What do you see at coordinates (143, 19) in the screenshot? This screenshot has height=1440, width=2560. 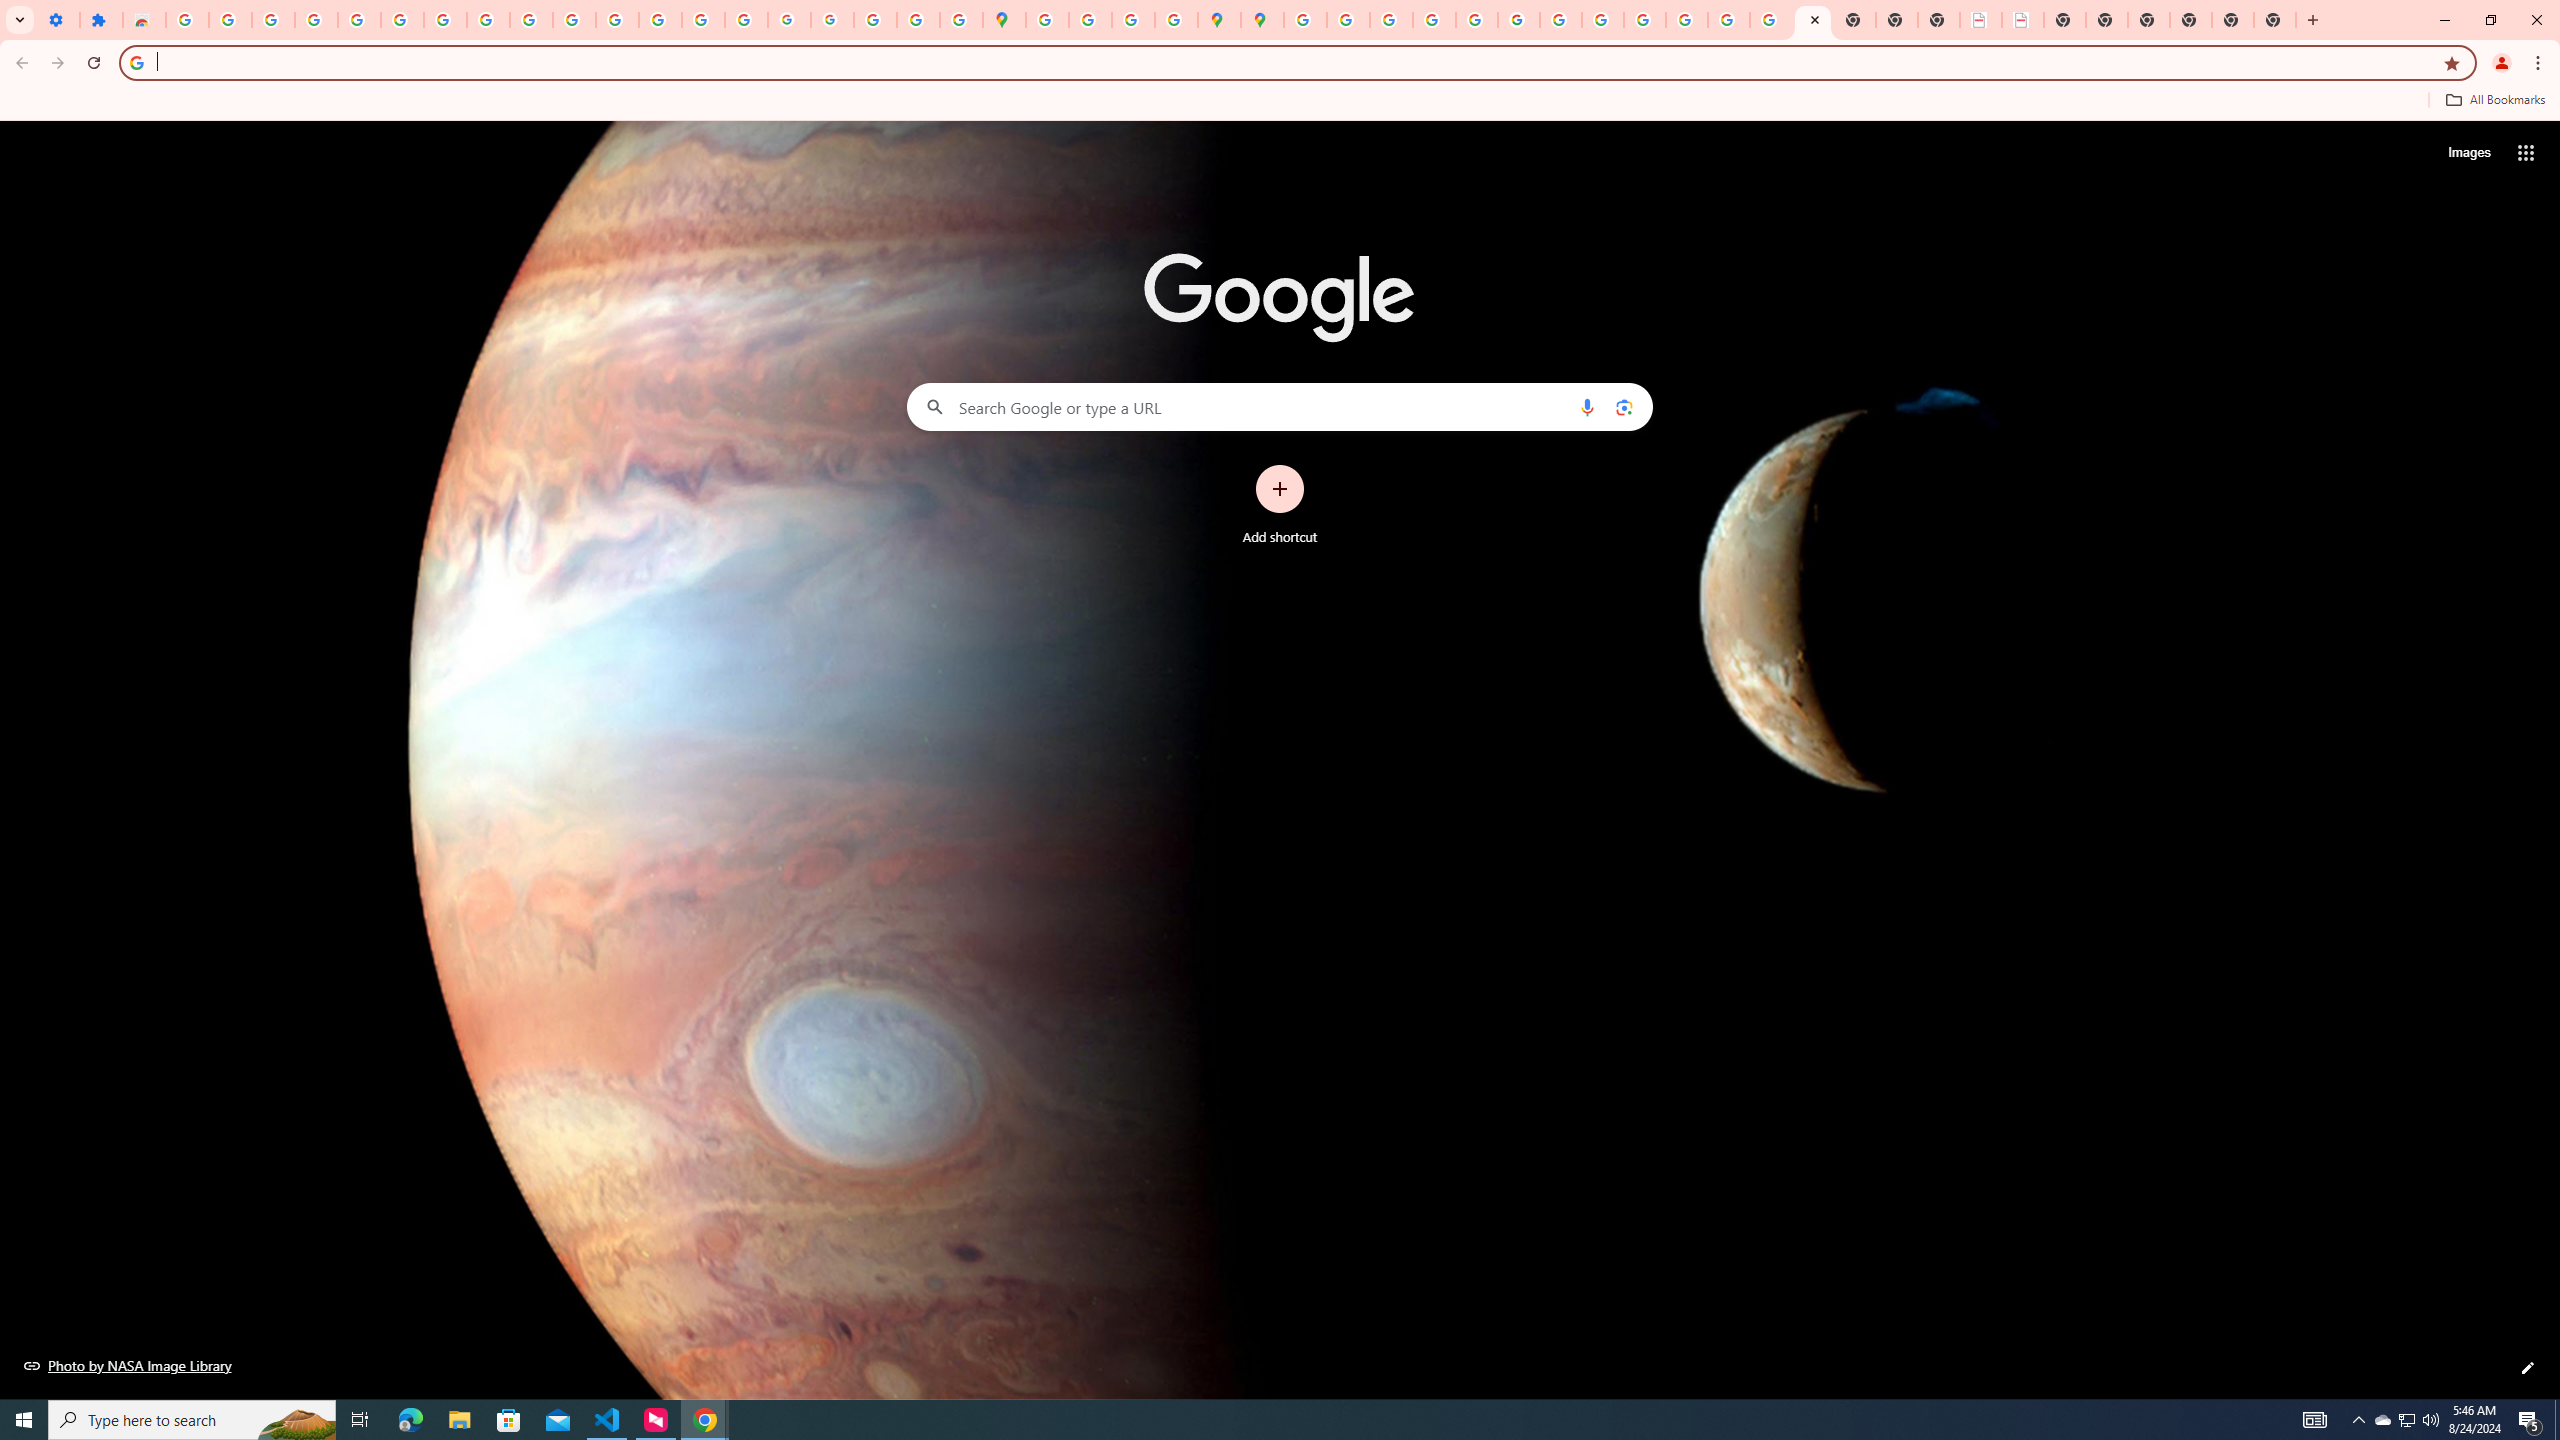 I see `'Reviews: Helix Fruit Jump Arcade Game'` at bounding box center [143, 19].